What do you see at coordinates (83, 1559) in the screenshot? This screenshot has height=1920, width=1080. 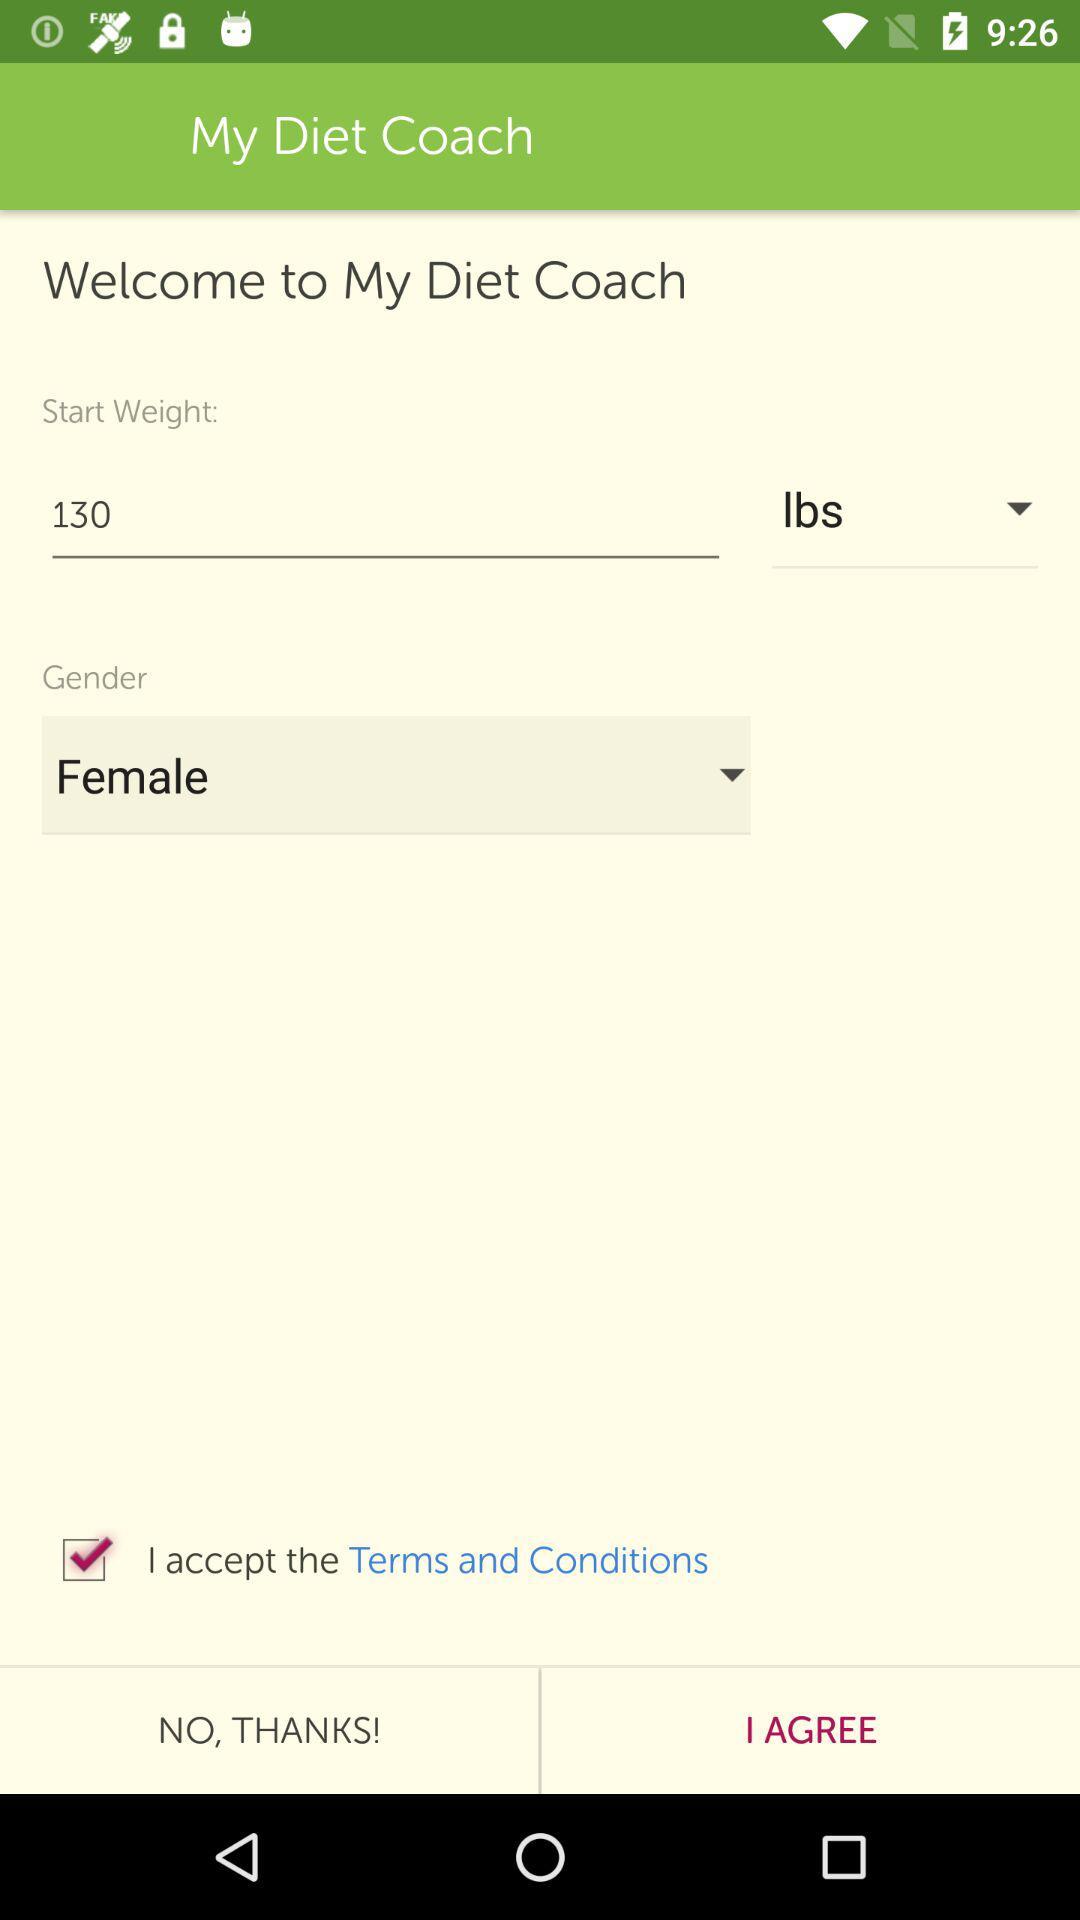 I see `the icon to the left of the i accept the` at bounding box center [83, 1559].